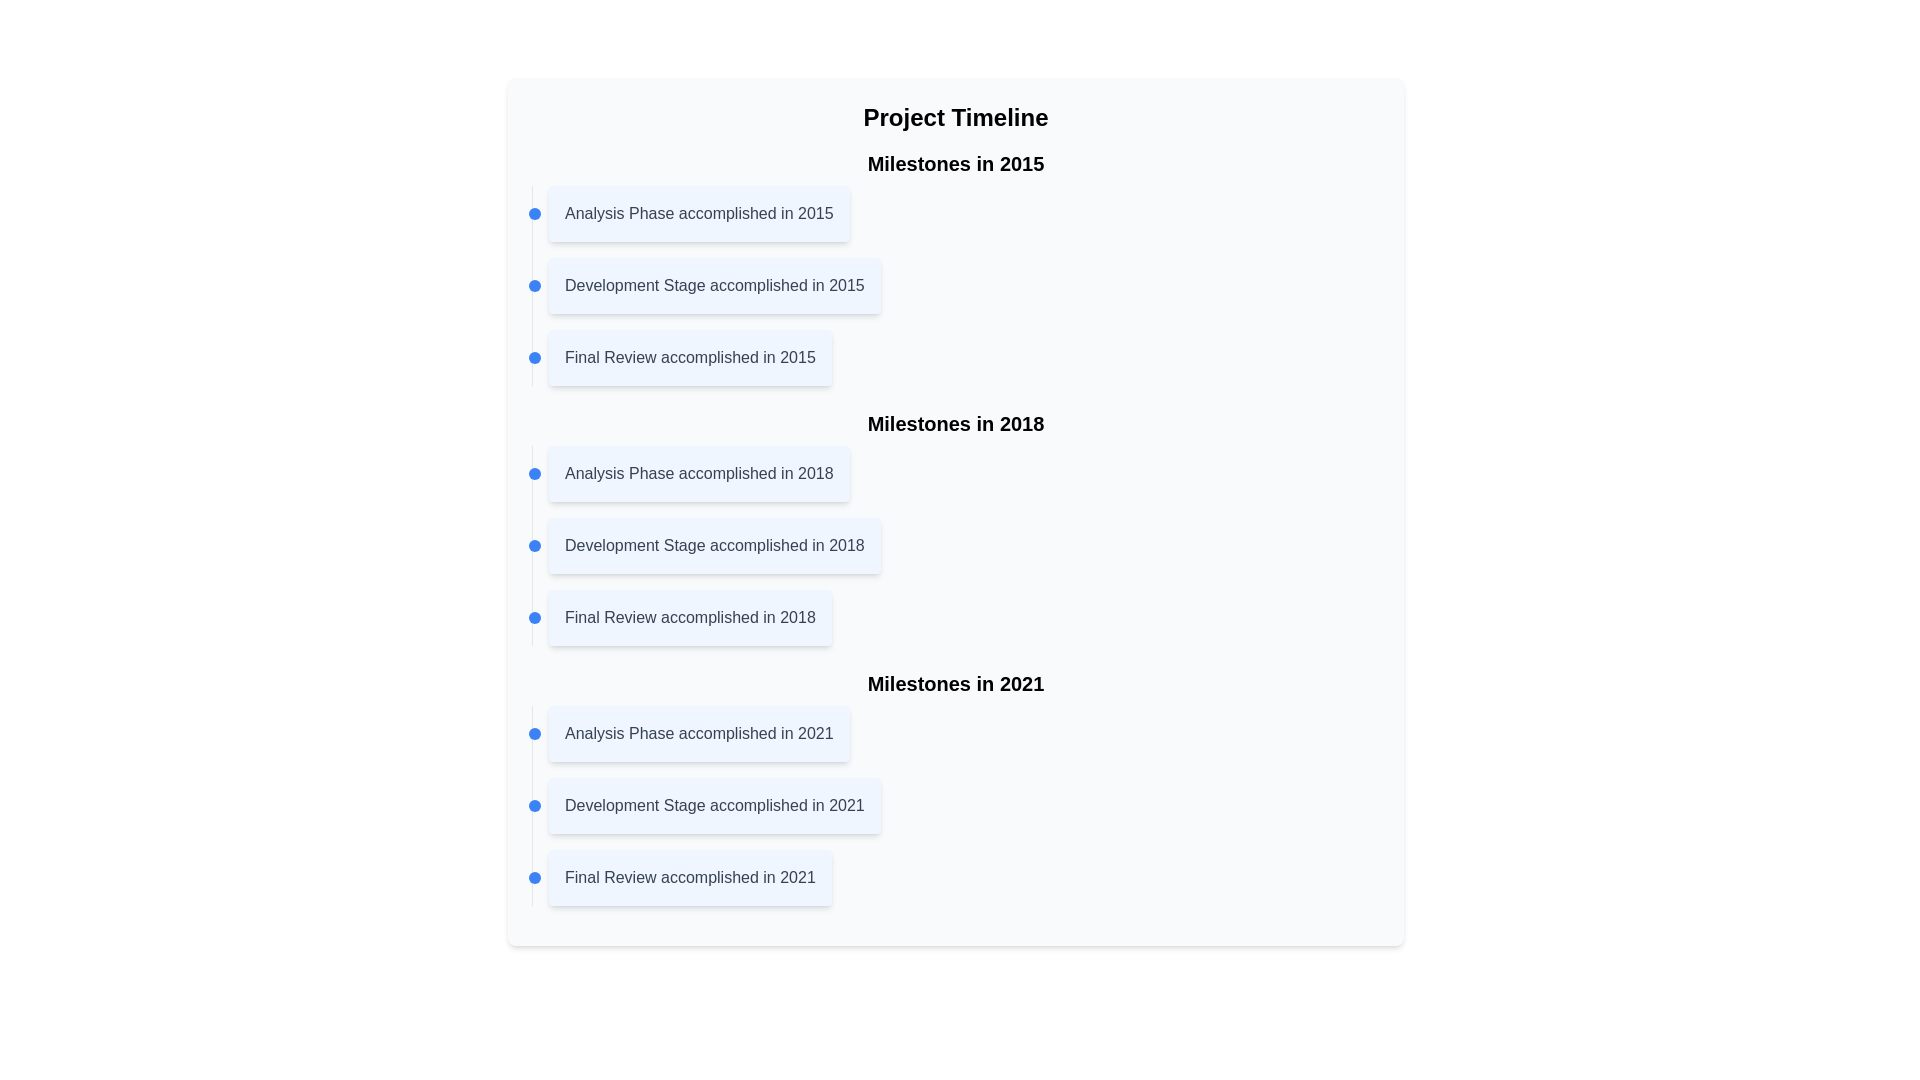 The width and height of the screenshot is (1920, 1080). I want to click on the visual marker styled as a circle that indicates the 'Analysis Phase accomplished in 2021' in the 2021 milestones section, so click(534, 733).